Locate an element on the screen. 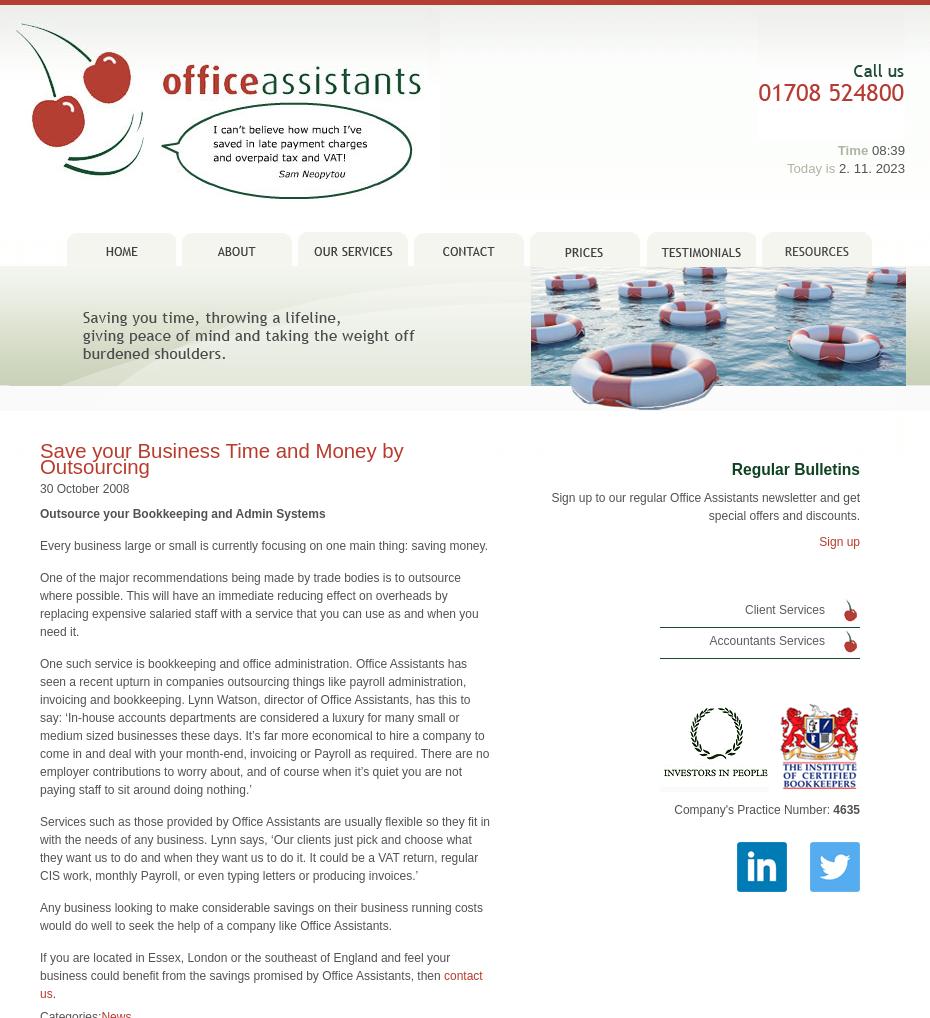 Image resolution: width=930 pixels, height=1018 pixels. 'One such service is bookkeeping and office administration. Office Assistants has seen a recent upturn in companies outsourcing things like payroll administration, invoicing and bookkeeping. Lynn Watson, director of Office Assistants, has this to say: ‘In-house accounts departments are considered a luxury for many small or medium sized businesses these days. It’s far more economical to hire a company to come in and deal with your month-end, invoicing or Payroll as required. There are no employer contributions to worry about, and of course when it’s quiet you are not paying staff to sit around doing nothing.’' is located at coordinates (264, 697).